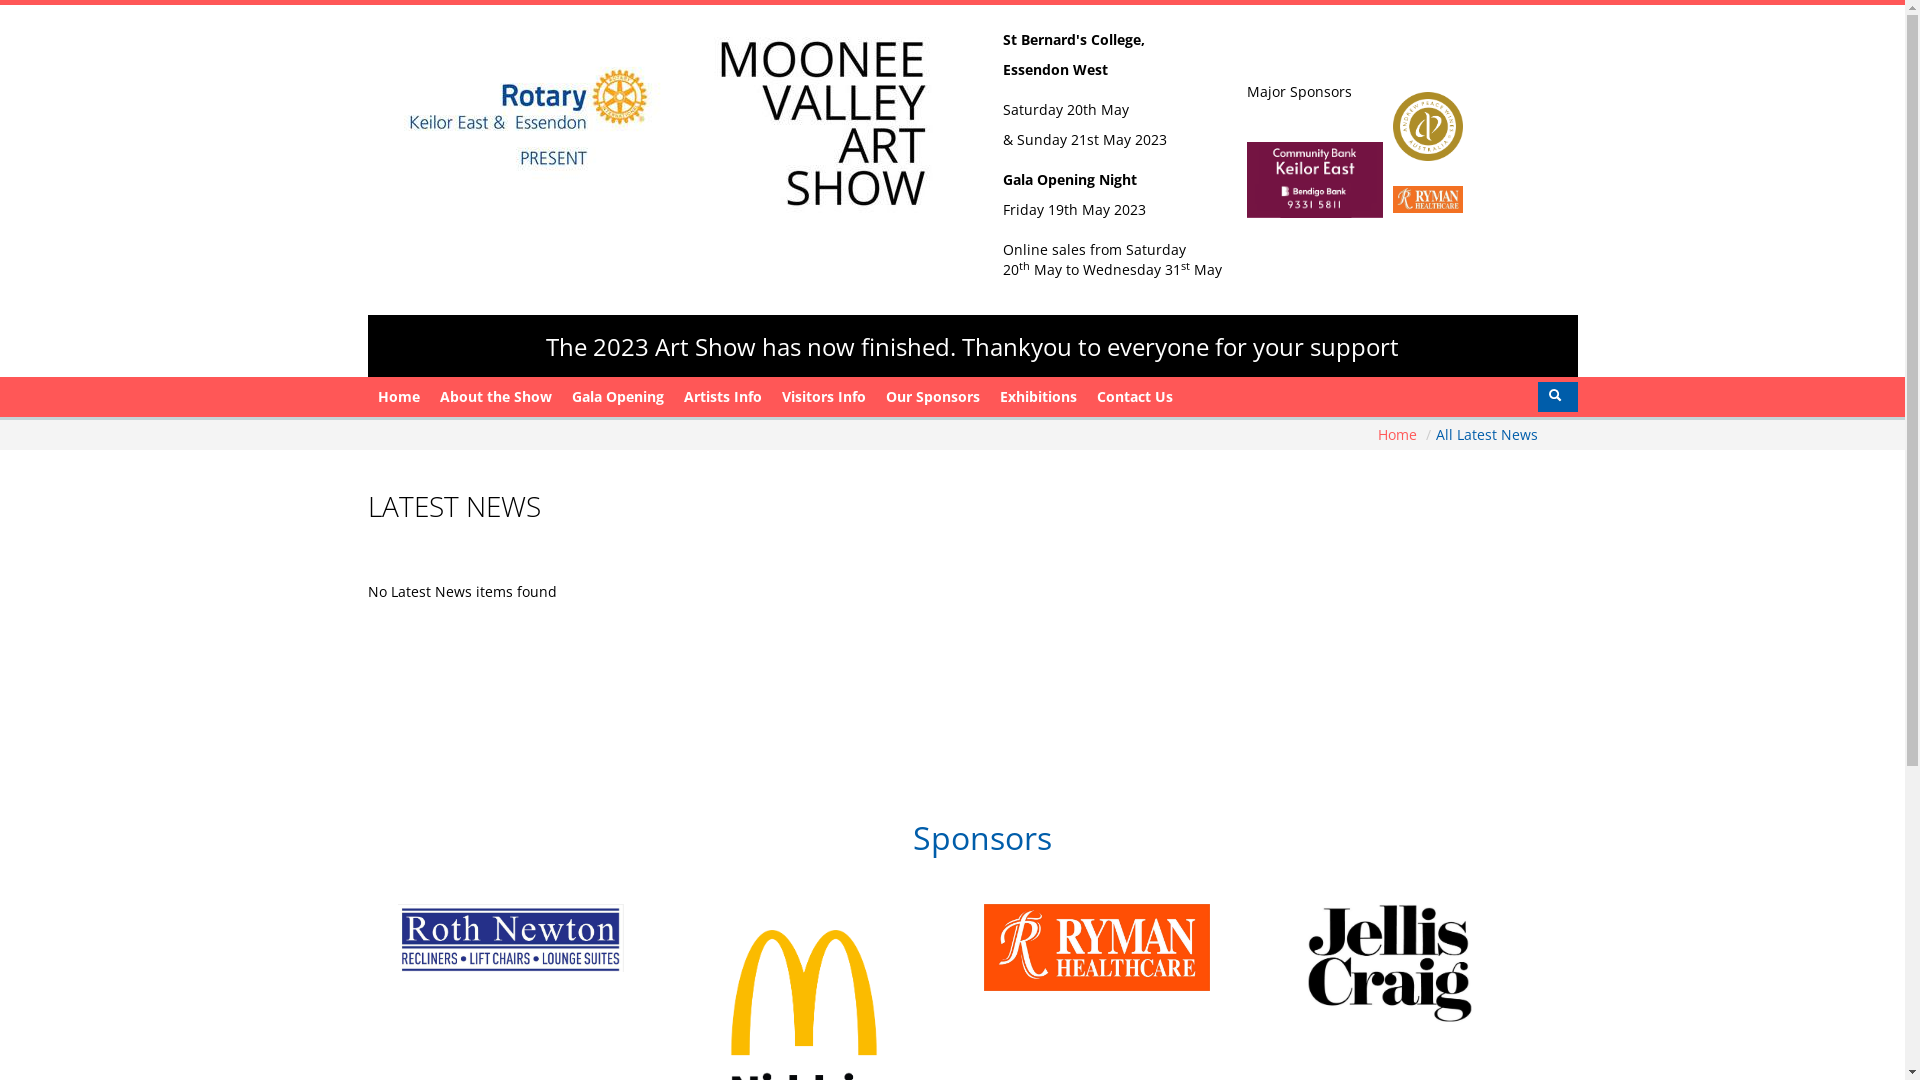  Describe the element at coordinates (982, 837) in the screenshot. I see `'Sponsors'` at that location.